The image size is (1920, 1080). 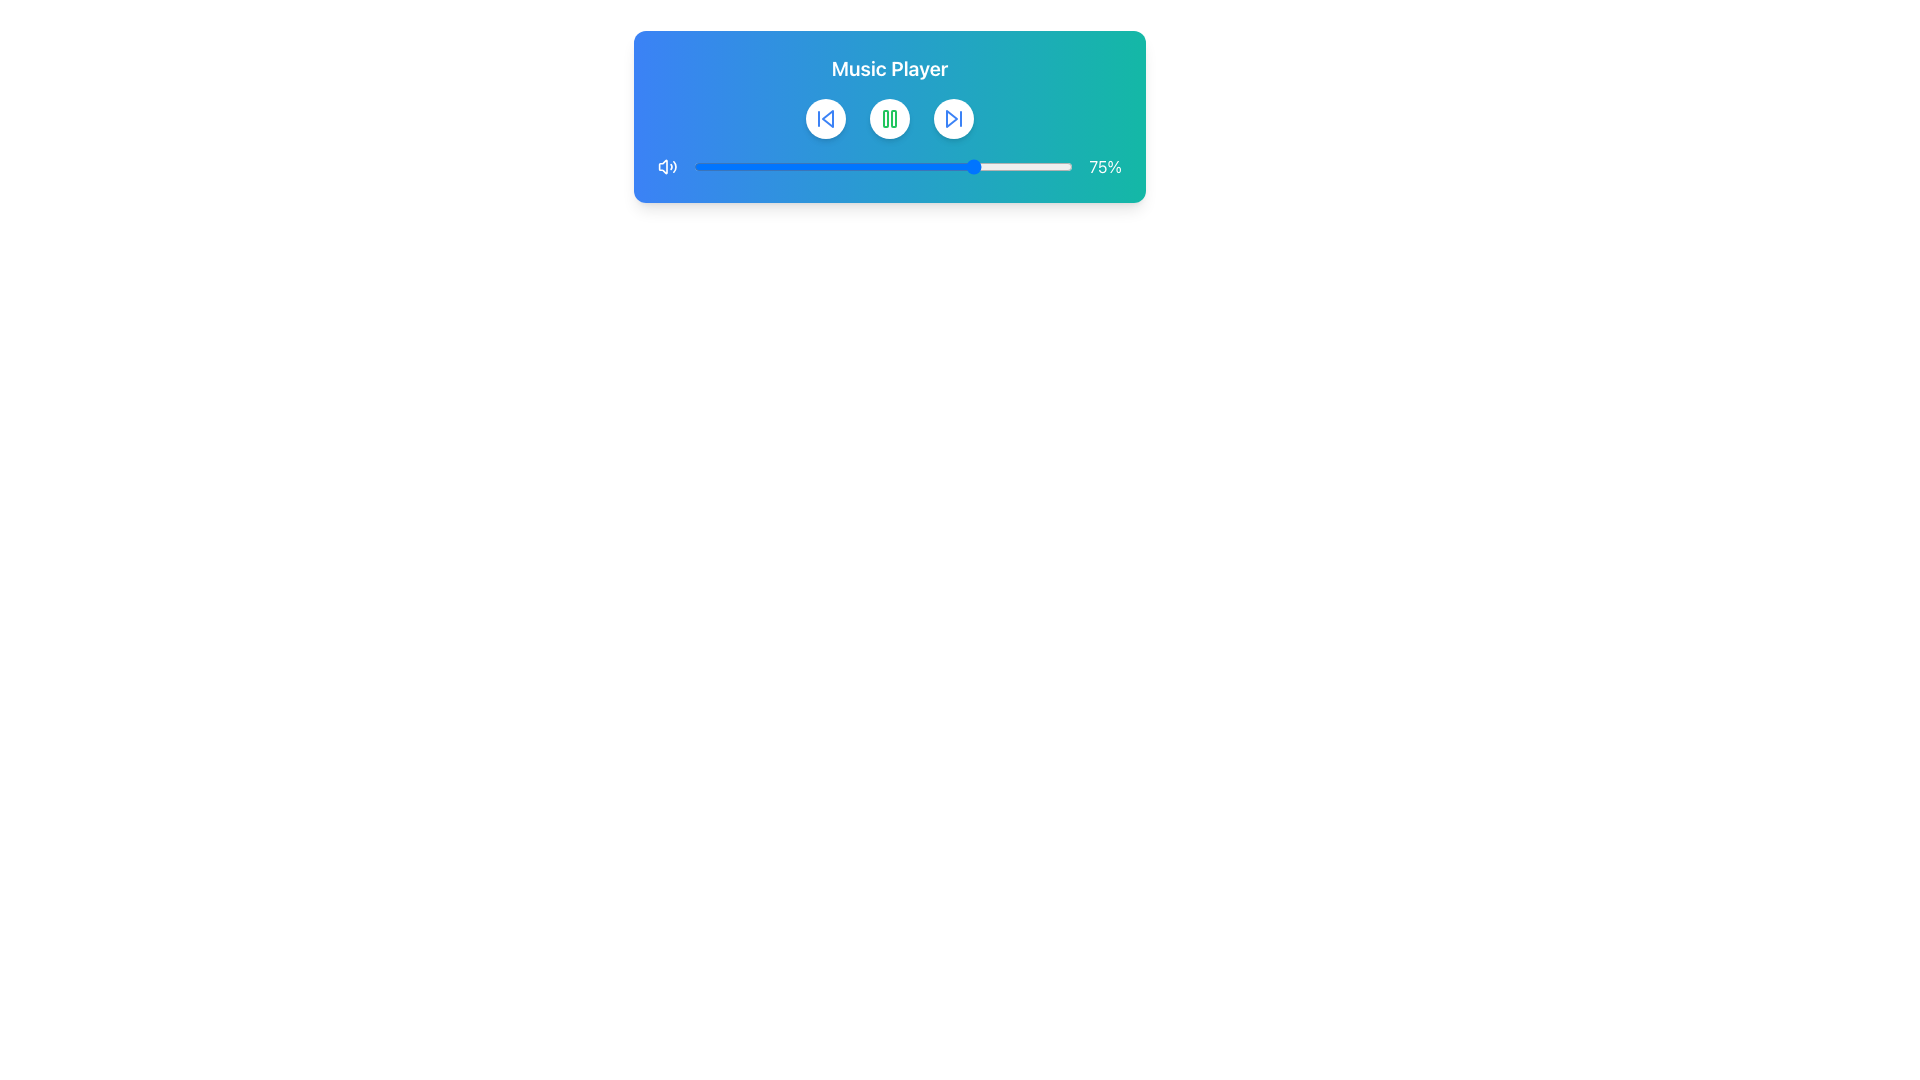 I want to click on the right vertical bar of the 'Pause' button icon, which is positioned at the center of the interface, so click(x=892, y=119).